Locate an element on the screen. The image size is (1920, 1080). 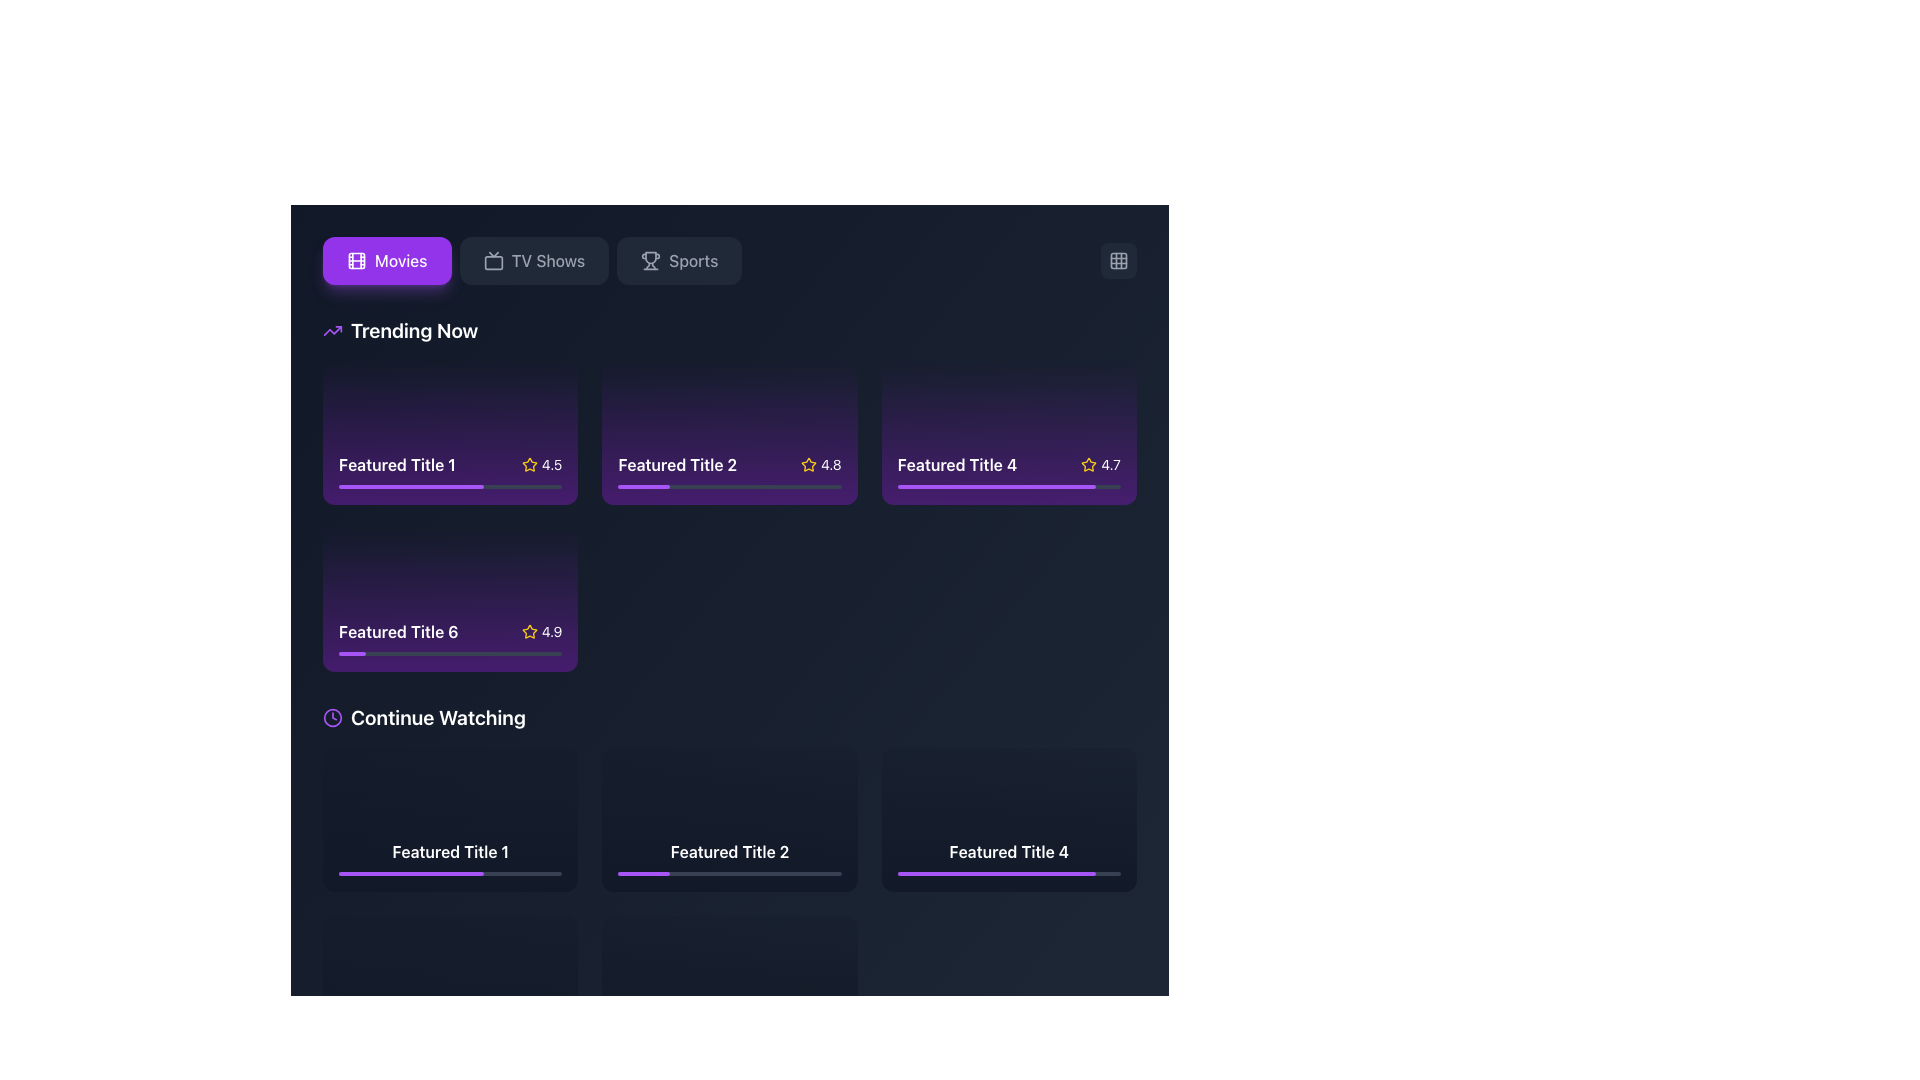
the text label identified as 'Featured Title 4', located in the top right section of the 'Trending Now' category card is located at coordinates (956, 464).